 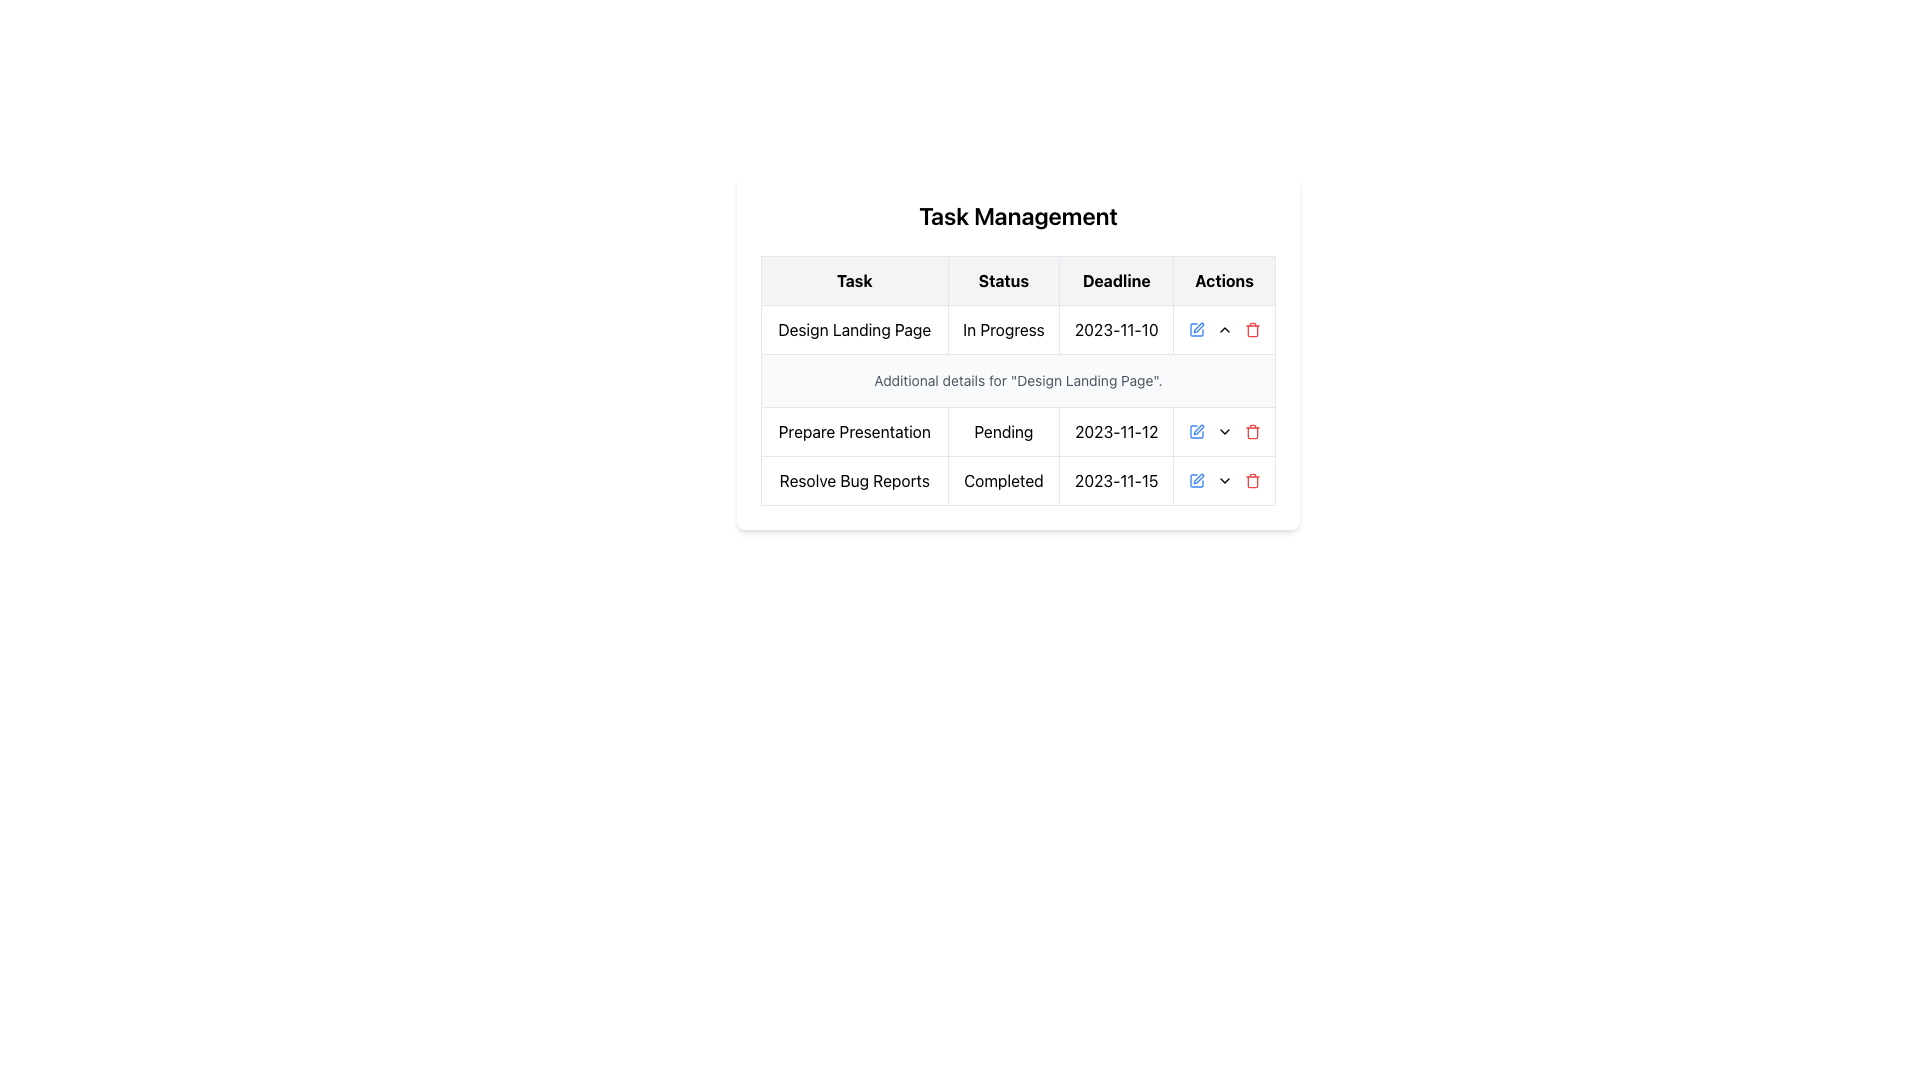 What do you see at coordinates (1198, 428) in the screenshot?
I see `the editing icon located in the 'Actions' column of the second row of the task table` at bounding box center [1198, 428].